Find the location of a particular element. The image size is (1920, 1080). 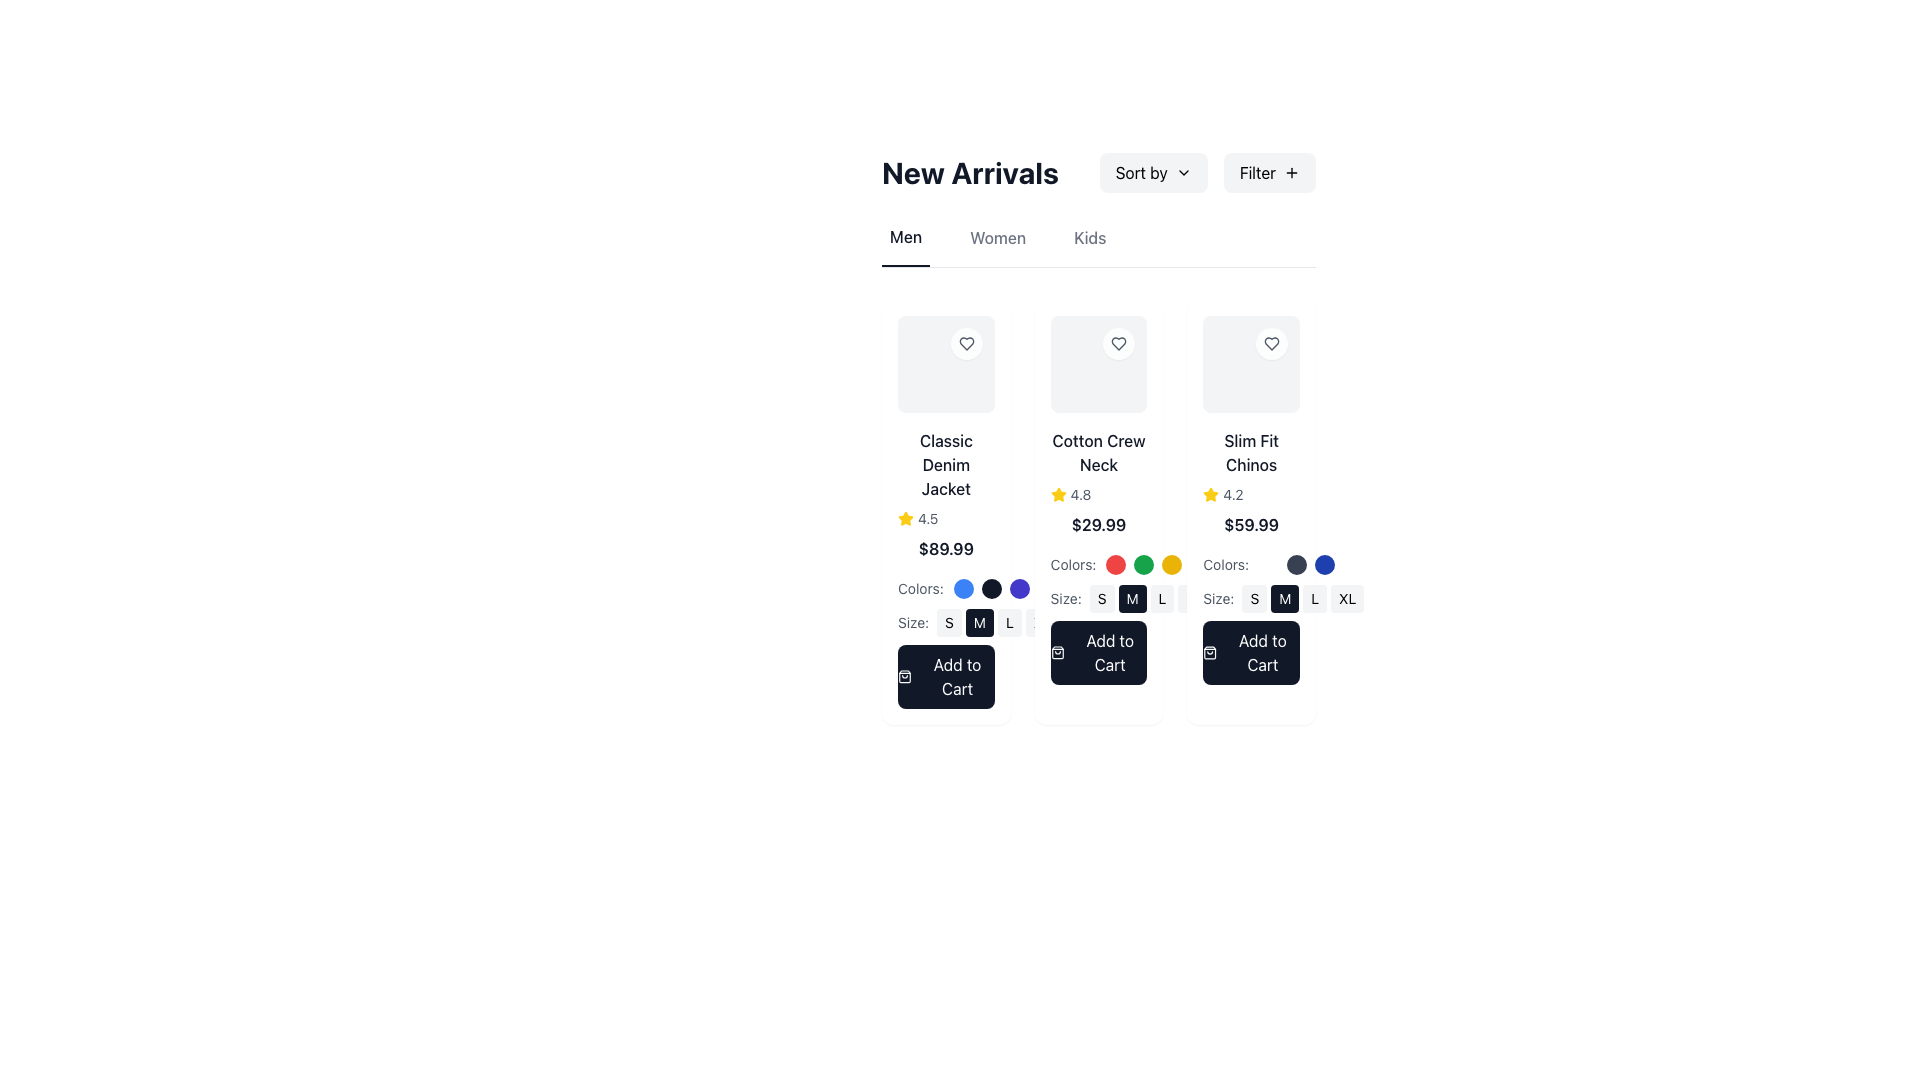

the shopping bag icon located within the 'Add to Cart' button under the 'Slim Fit Chinos' product is located at coordinates (1209, 652).